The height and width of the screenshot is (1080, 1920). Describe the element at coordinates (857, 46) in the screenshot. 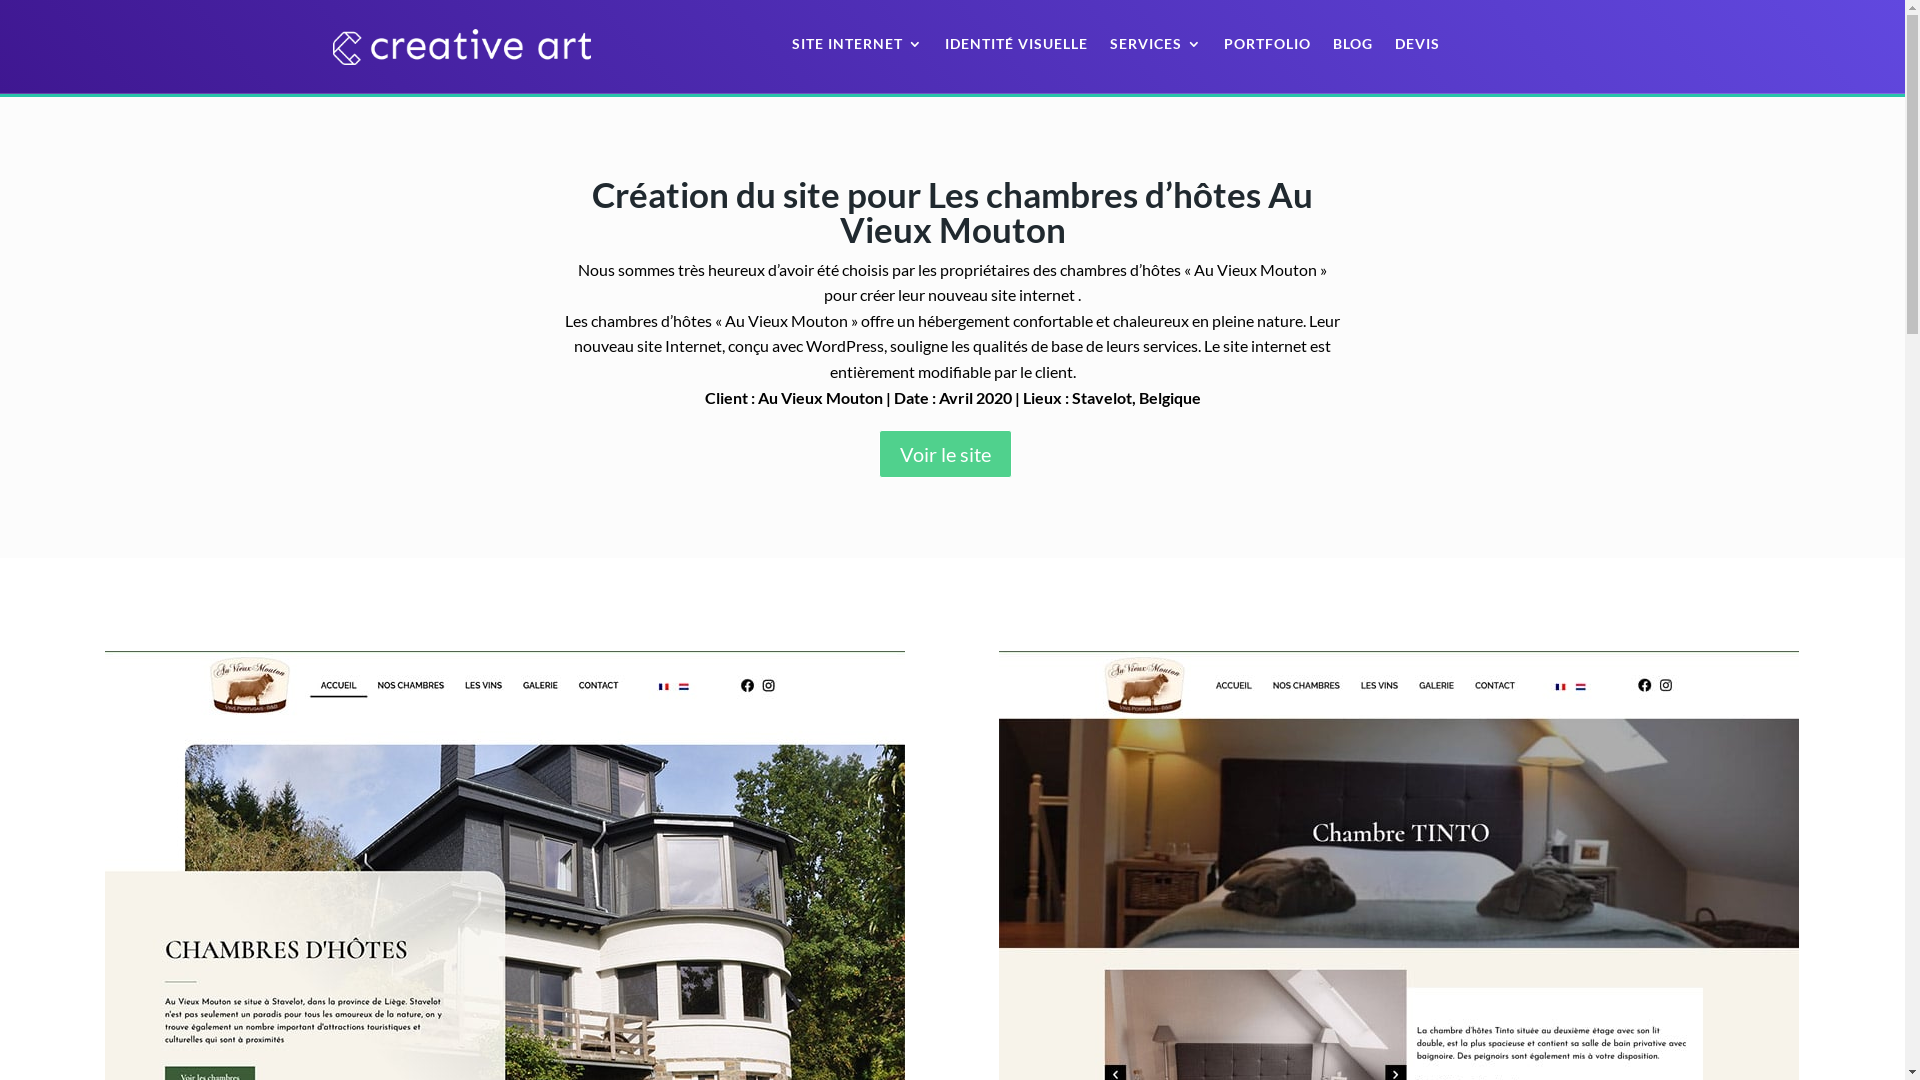

I see `'SITE INTERNET'` at that location.